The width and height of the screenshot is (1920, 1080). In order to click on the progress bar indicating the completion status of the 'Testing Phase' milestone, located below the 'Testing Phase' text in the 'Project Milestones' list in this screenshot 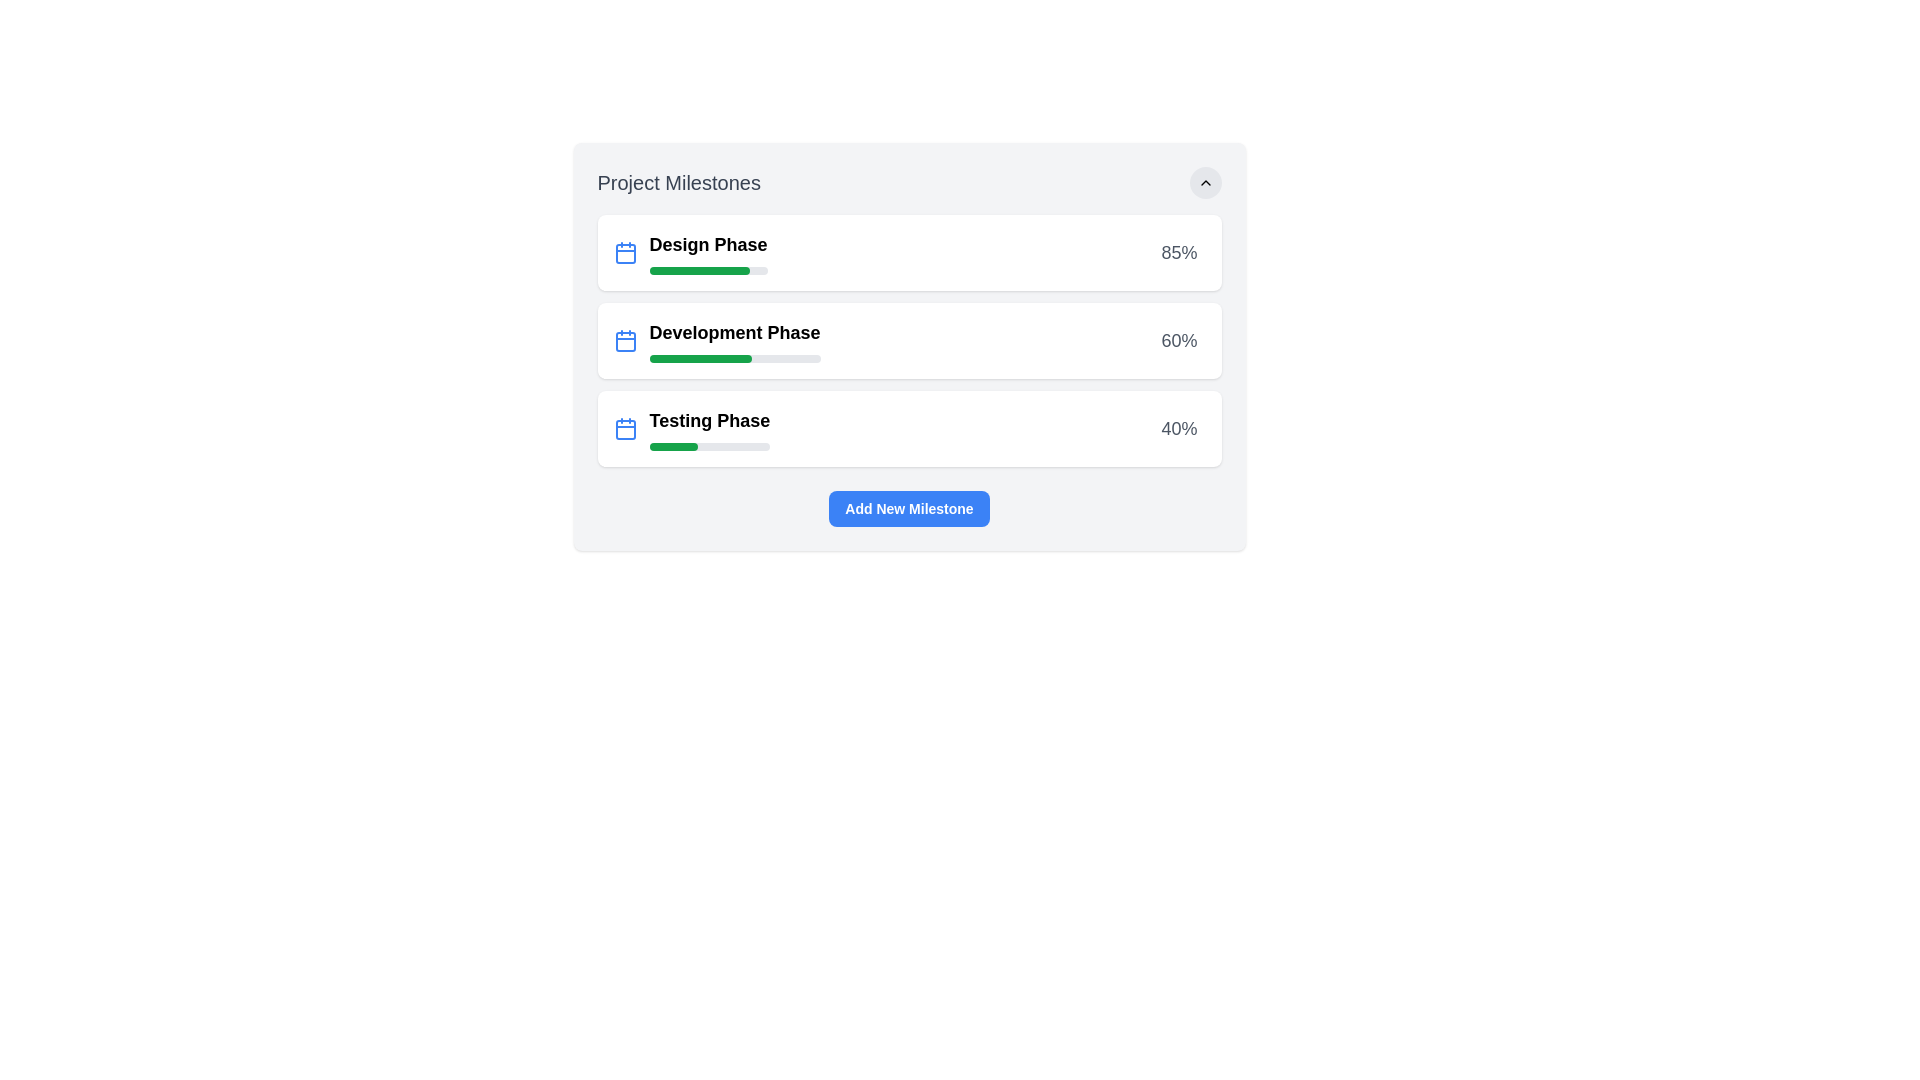, I will do `click(709, 446)`.